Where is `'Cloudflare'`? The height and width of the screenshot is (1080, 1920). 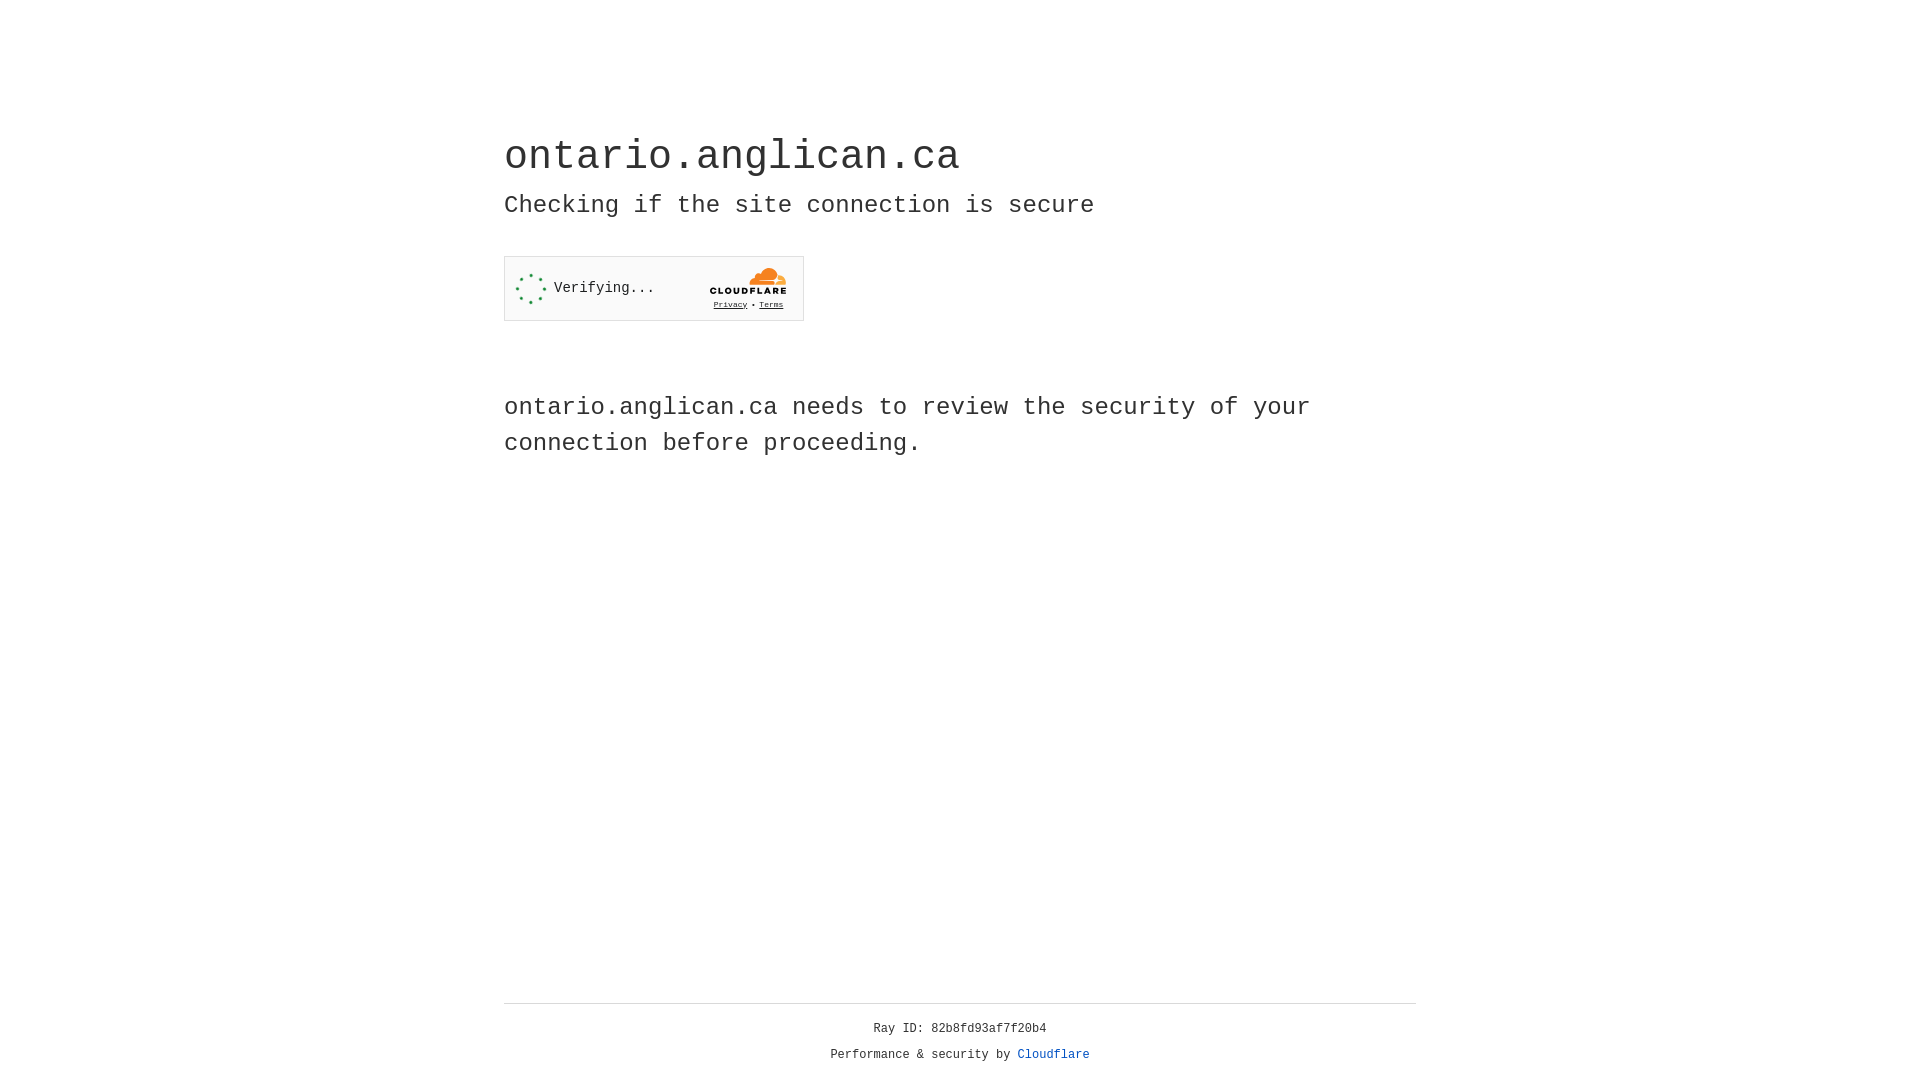 'Cloudflare' is located at coordinates (1053, 1054).